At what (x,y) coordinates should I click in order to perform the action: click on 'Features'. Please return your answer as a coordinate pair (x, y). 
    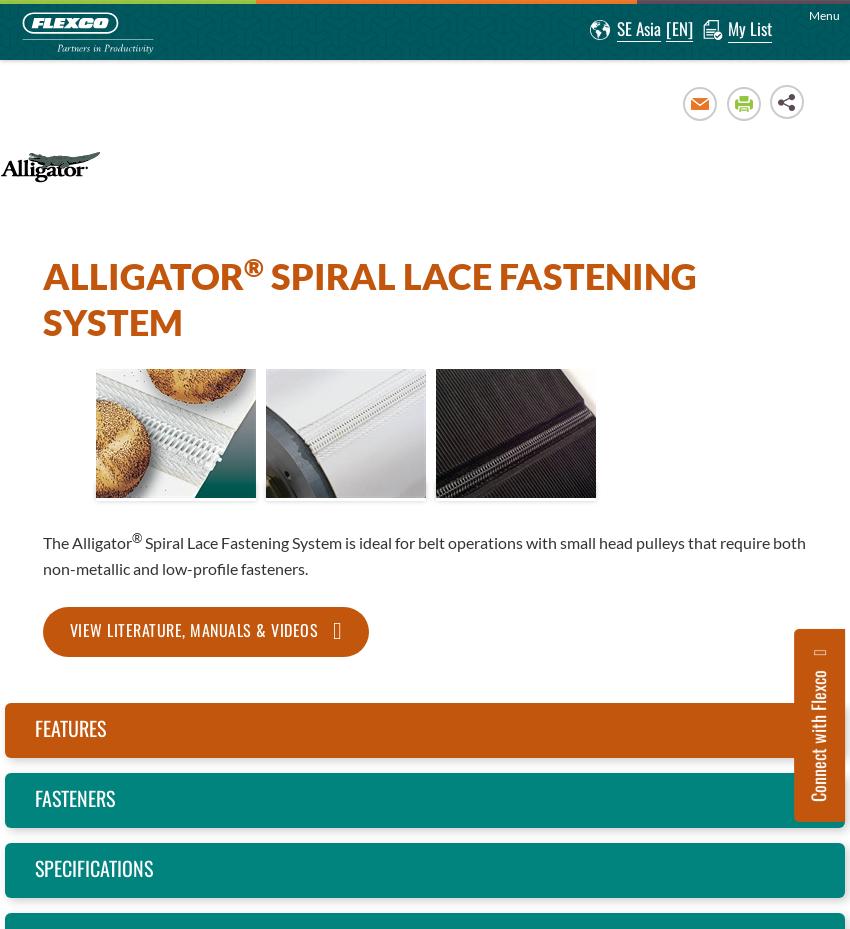
    Looking at the image, I should click on (70, 727).